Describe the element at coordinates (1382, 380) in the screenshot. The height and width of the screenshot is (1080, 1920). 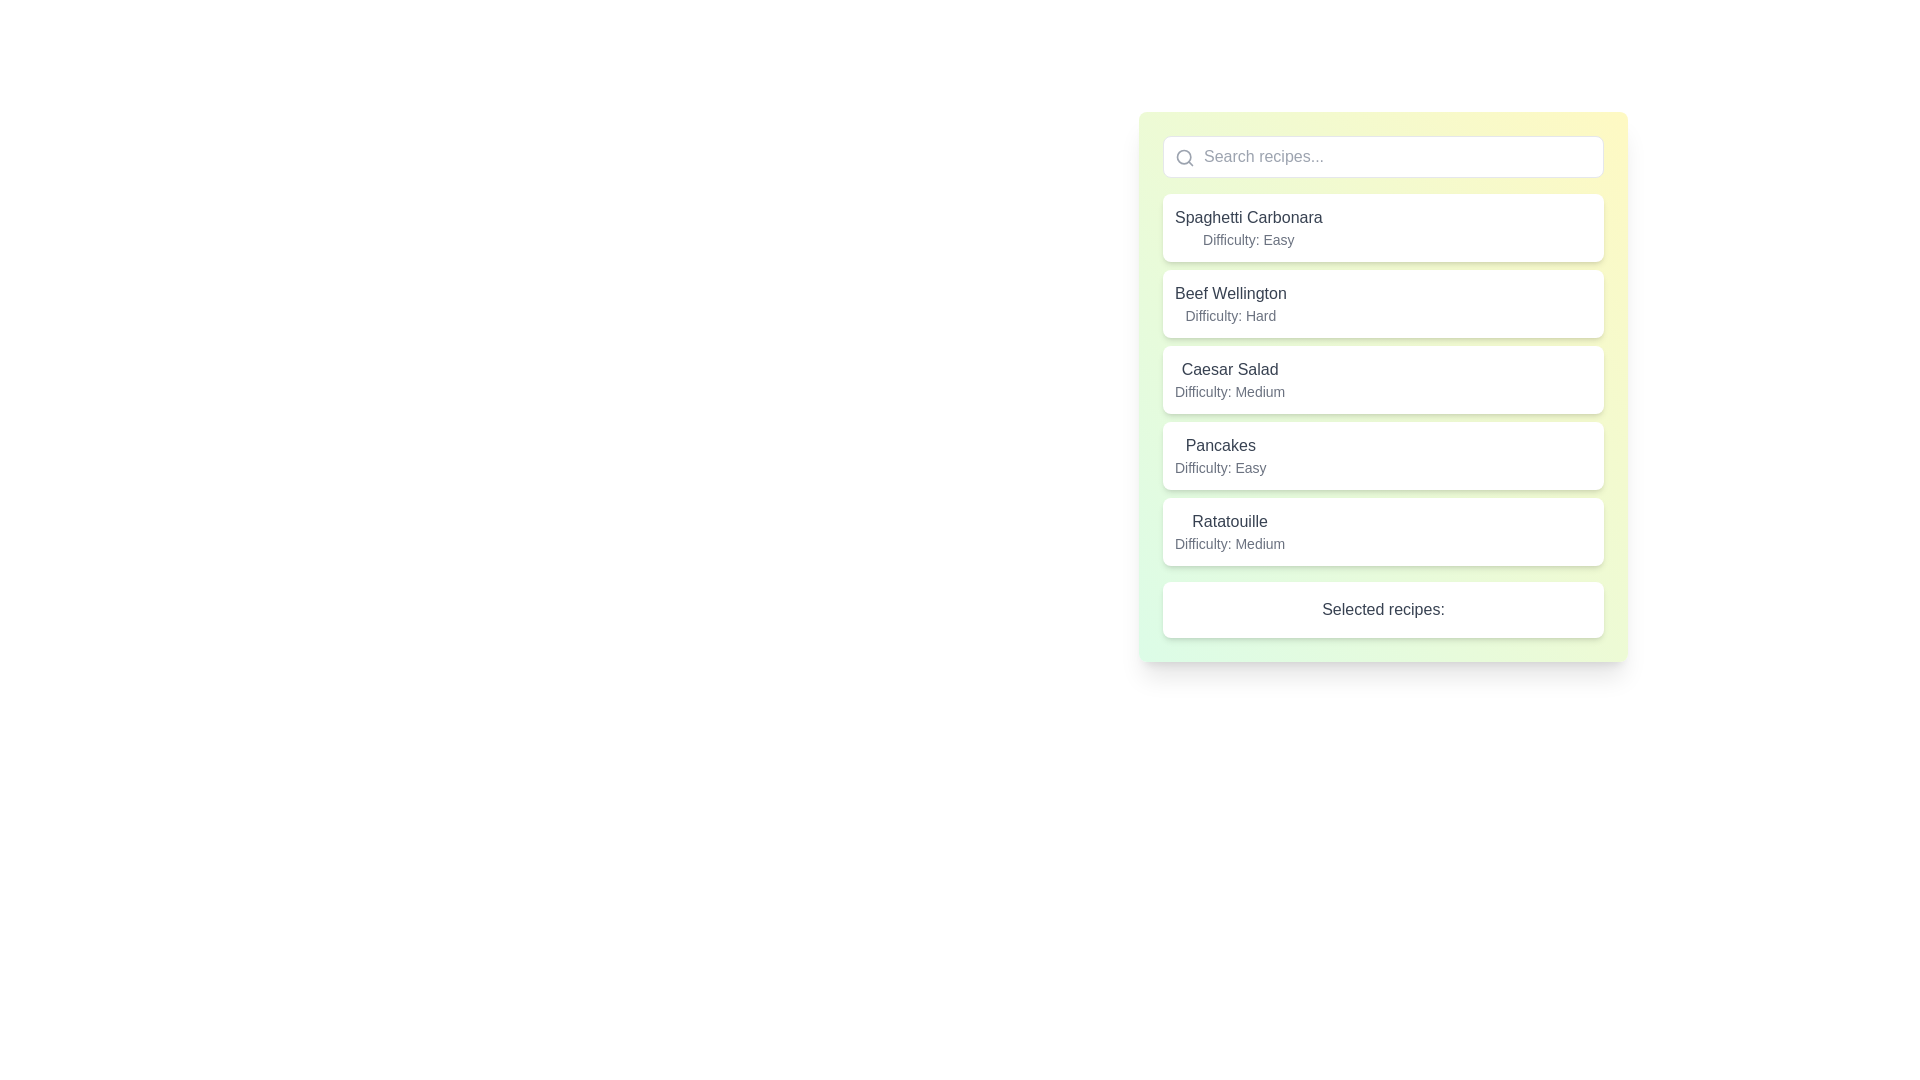
I see `the 'Caesar Salad' recipe card, which is the third entry in the list of recipe cards, located in the greenish panel on the right side` at that location.